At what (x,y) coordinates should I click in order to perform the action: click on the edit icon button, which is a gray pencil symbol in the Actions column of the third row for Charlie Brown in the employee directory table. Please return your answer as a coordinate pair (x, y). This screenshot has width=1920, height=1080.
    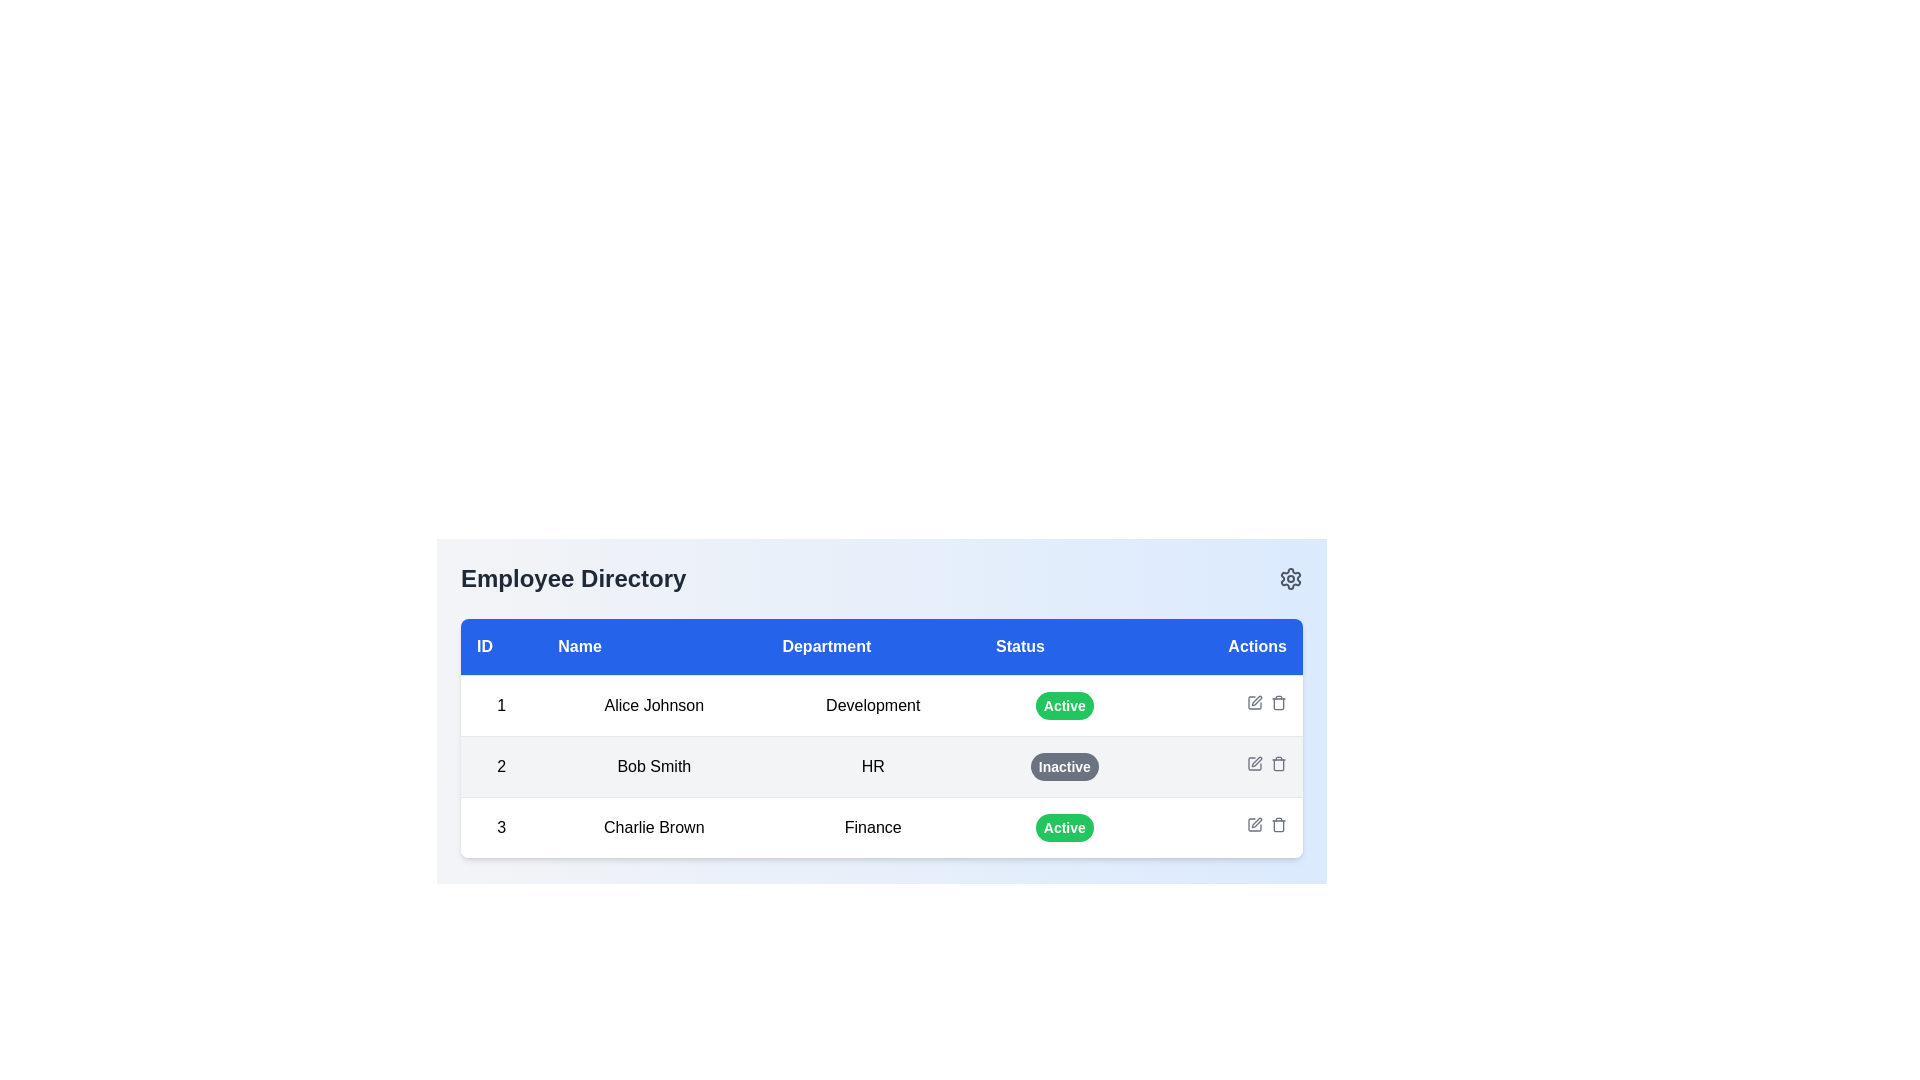
    Looking at the image, I should click on (1253, 825).